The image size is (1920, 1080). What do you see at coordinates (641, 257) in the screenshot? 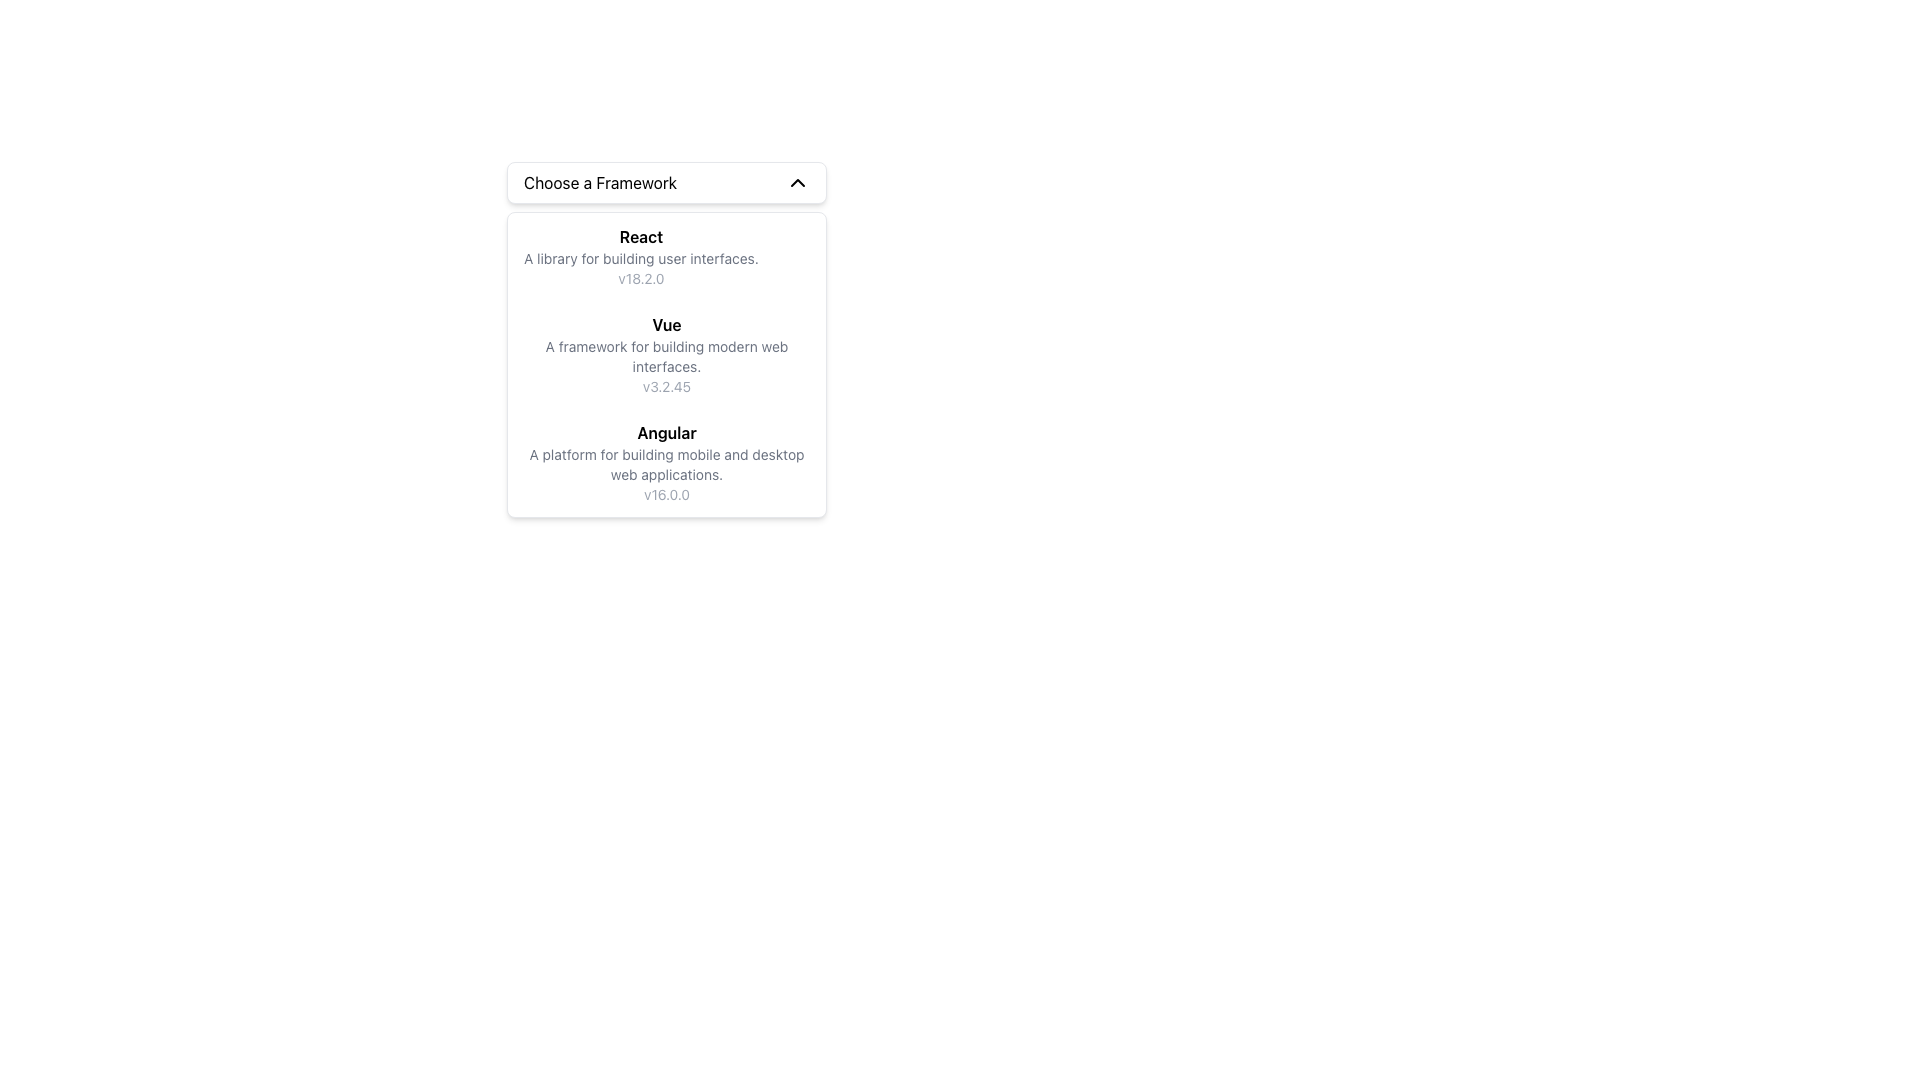
I see `the second text label that describes the React framework, positioned below the title 'React' and above the version label 'v18.2.0'` at bounding box center [641, 257].